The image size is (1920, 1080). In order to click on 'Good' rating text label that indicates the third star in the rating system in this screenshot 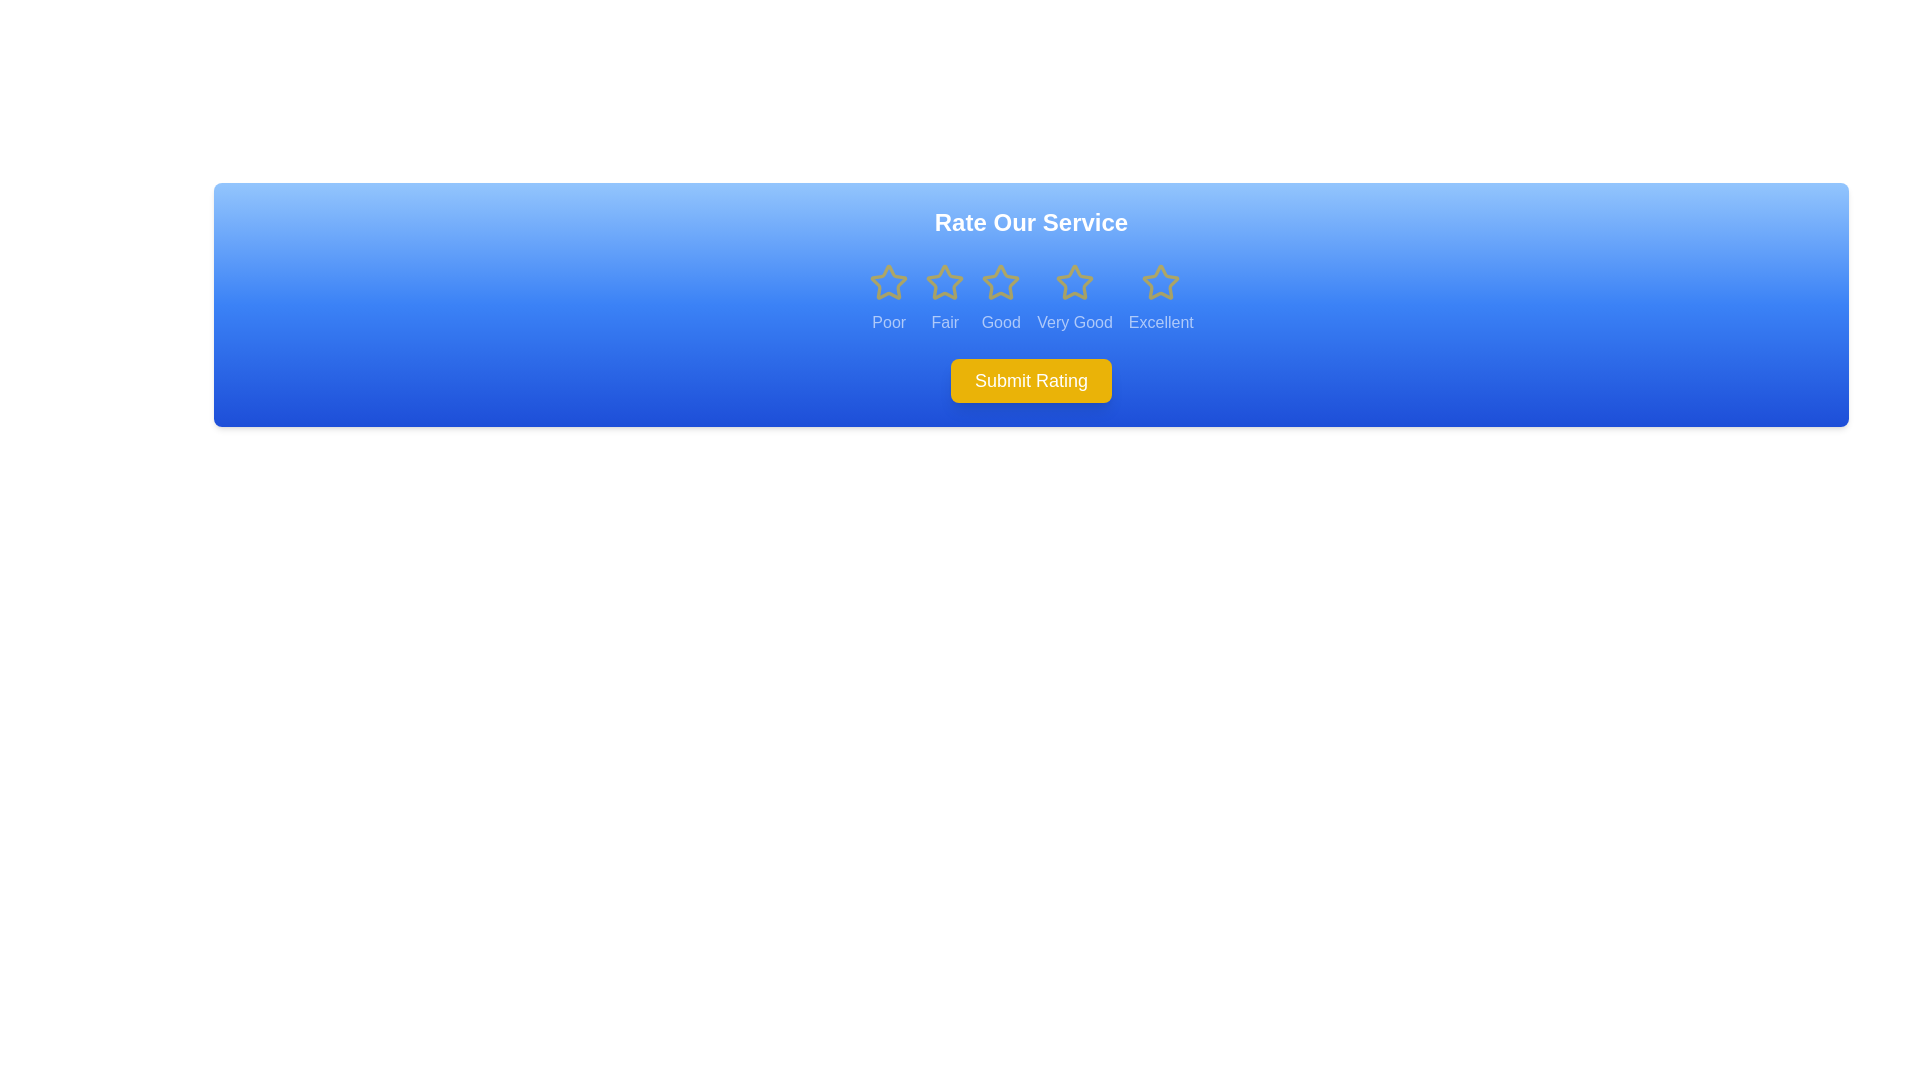, I will do `click(1001, 322)`.